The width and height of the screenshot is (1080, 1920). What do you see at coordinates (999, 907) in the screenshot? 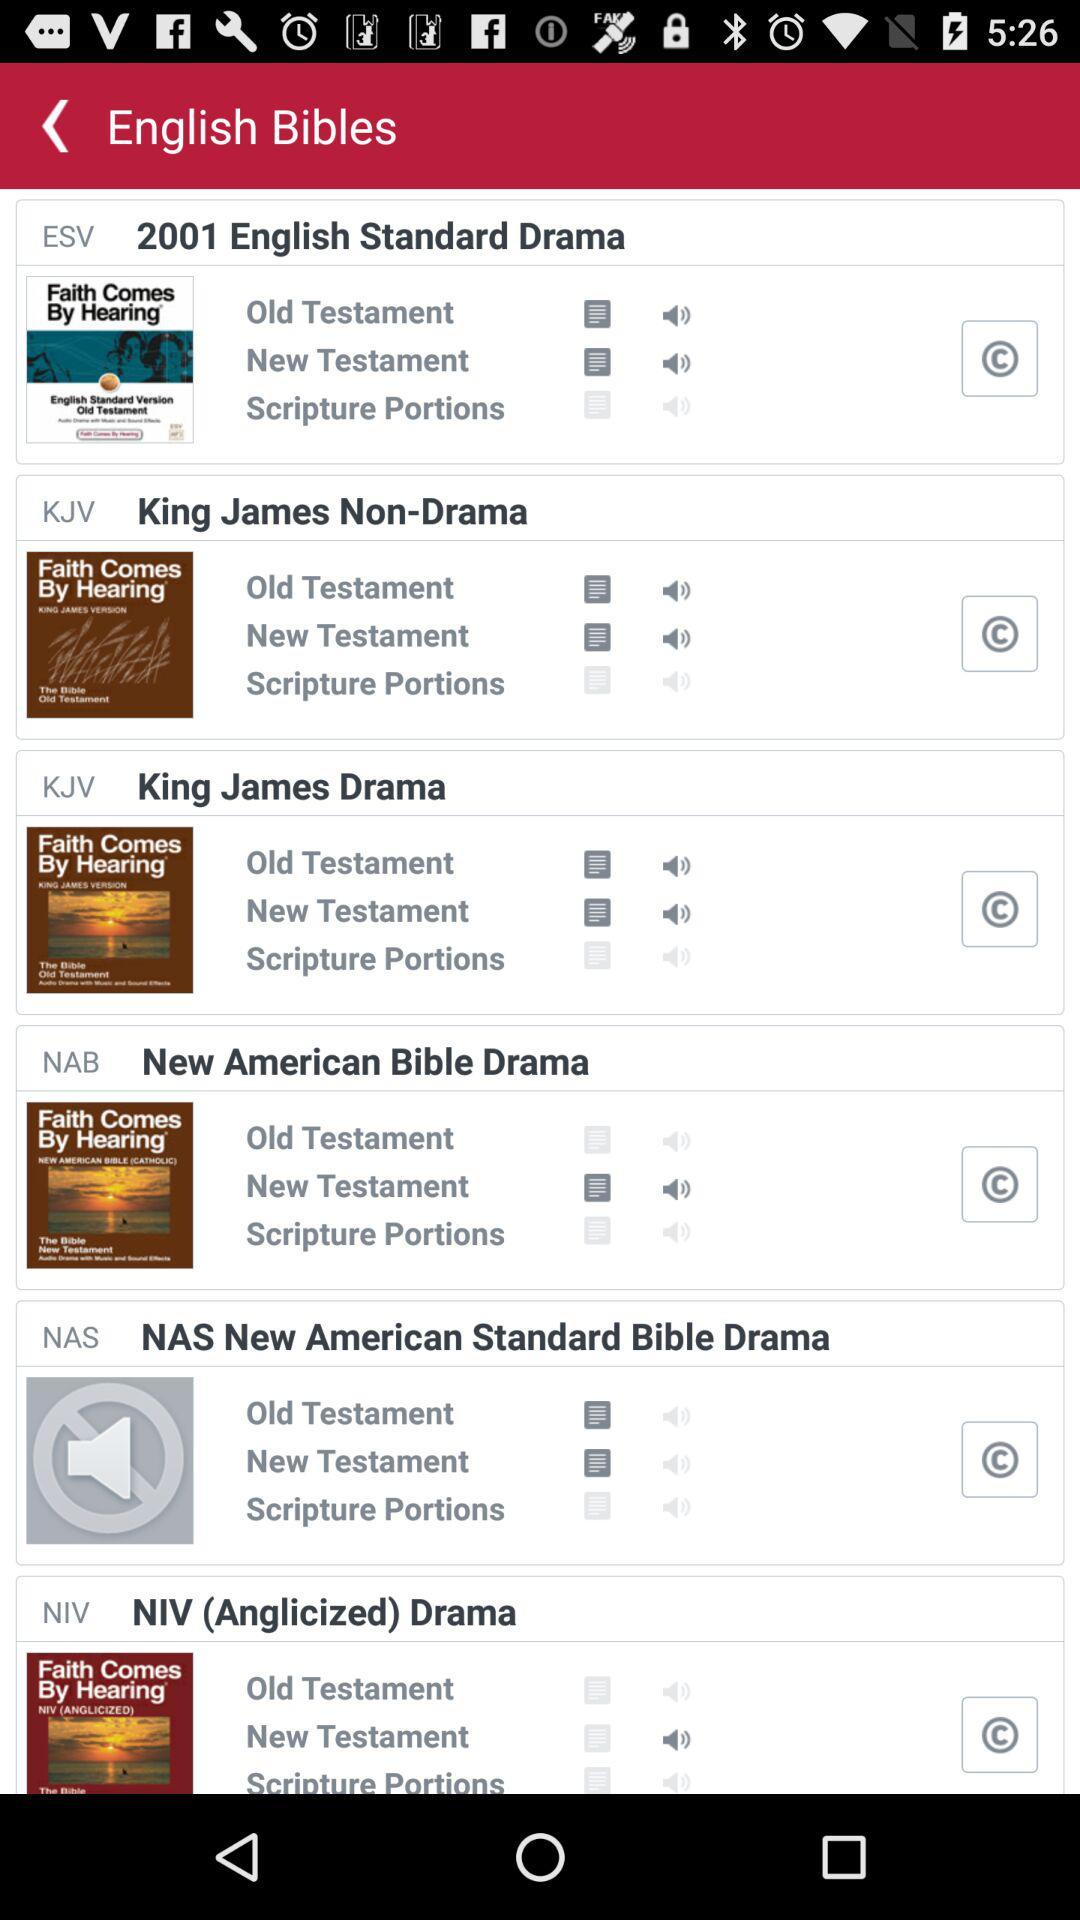
I see `shows copyright information` at bounding box center [999, 907].